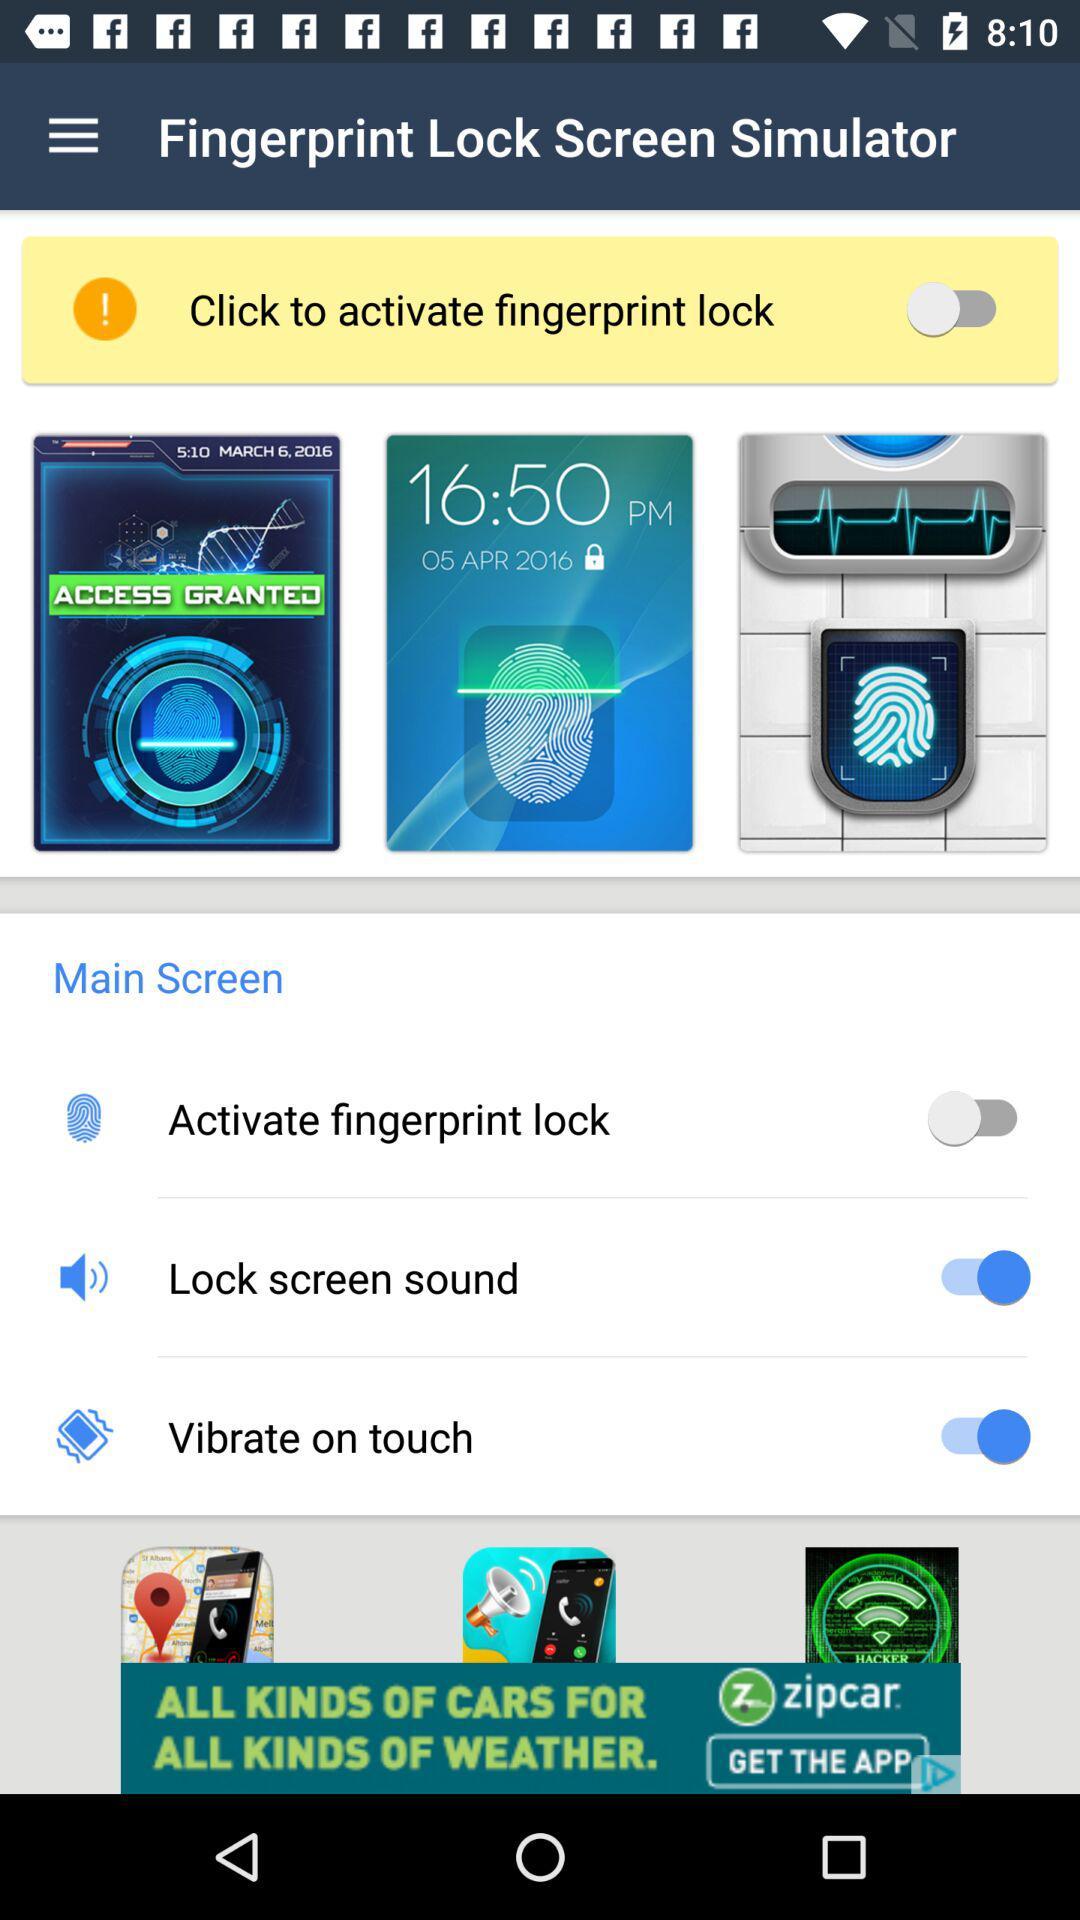 This screenshot has width=1080, height=1920. What do you see at coordinates (978, 1116) in the screenshot?
I see `enable fingerprint lock` at bounding box center [978, 1116].